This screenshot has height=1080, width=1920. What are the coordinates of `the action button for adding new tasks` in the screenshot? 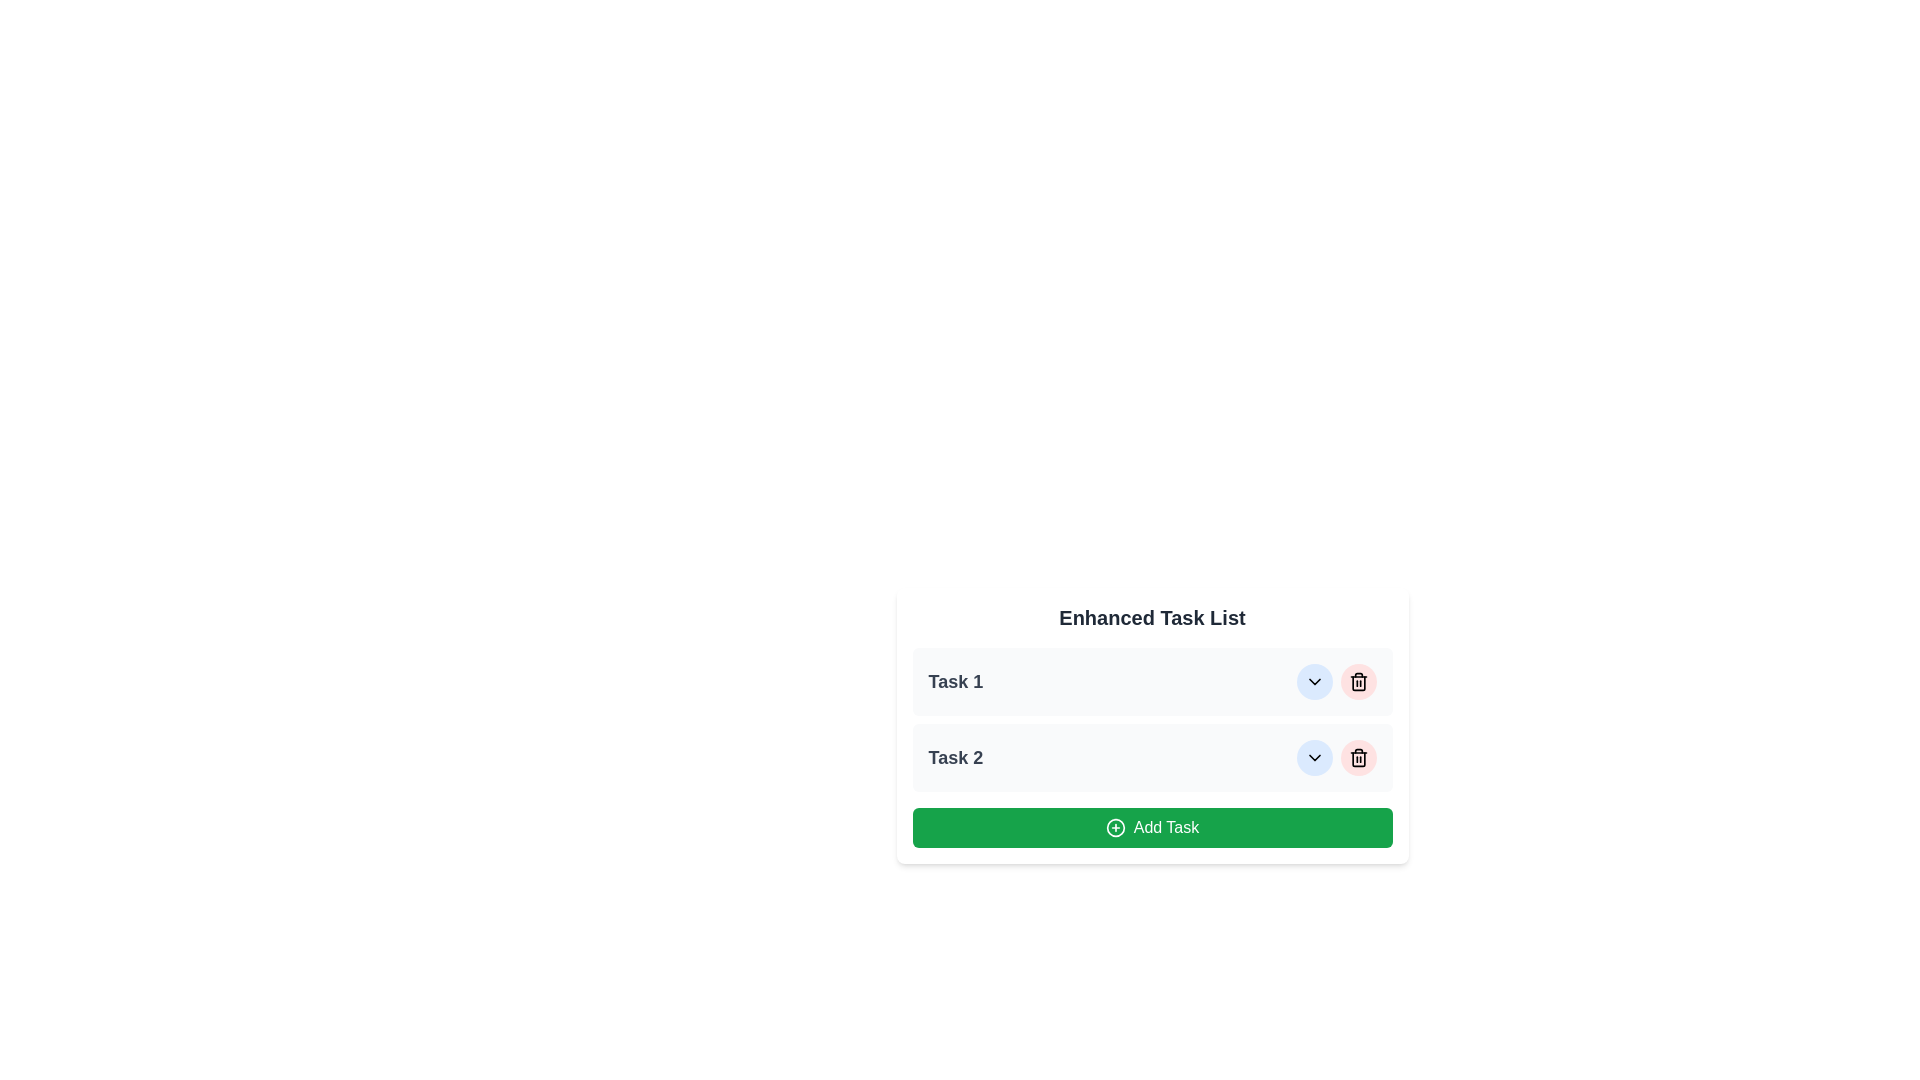 It's located at (1152, 828).